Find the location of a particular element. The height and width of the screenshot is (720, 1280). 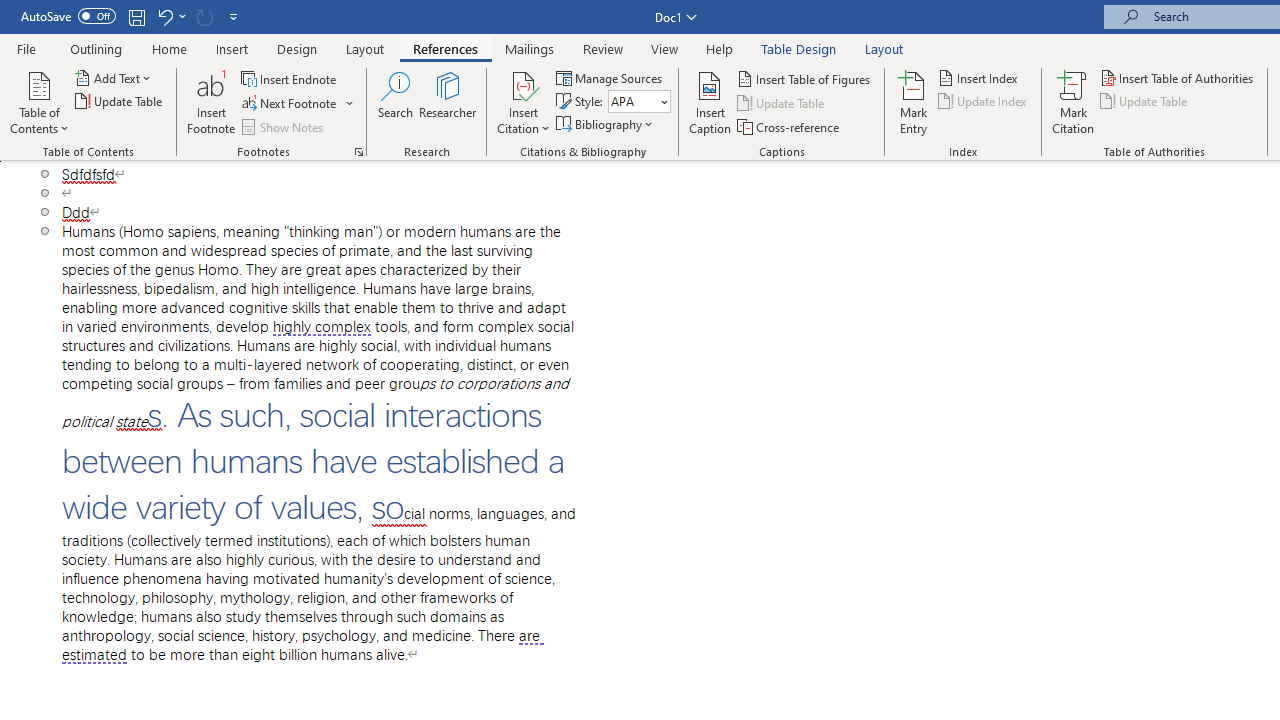

'Update Table' is located at coordinates (1145, 101).